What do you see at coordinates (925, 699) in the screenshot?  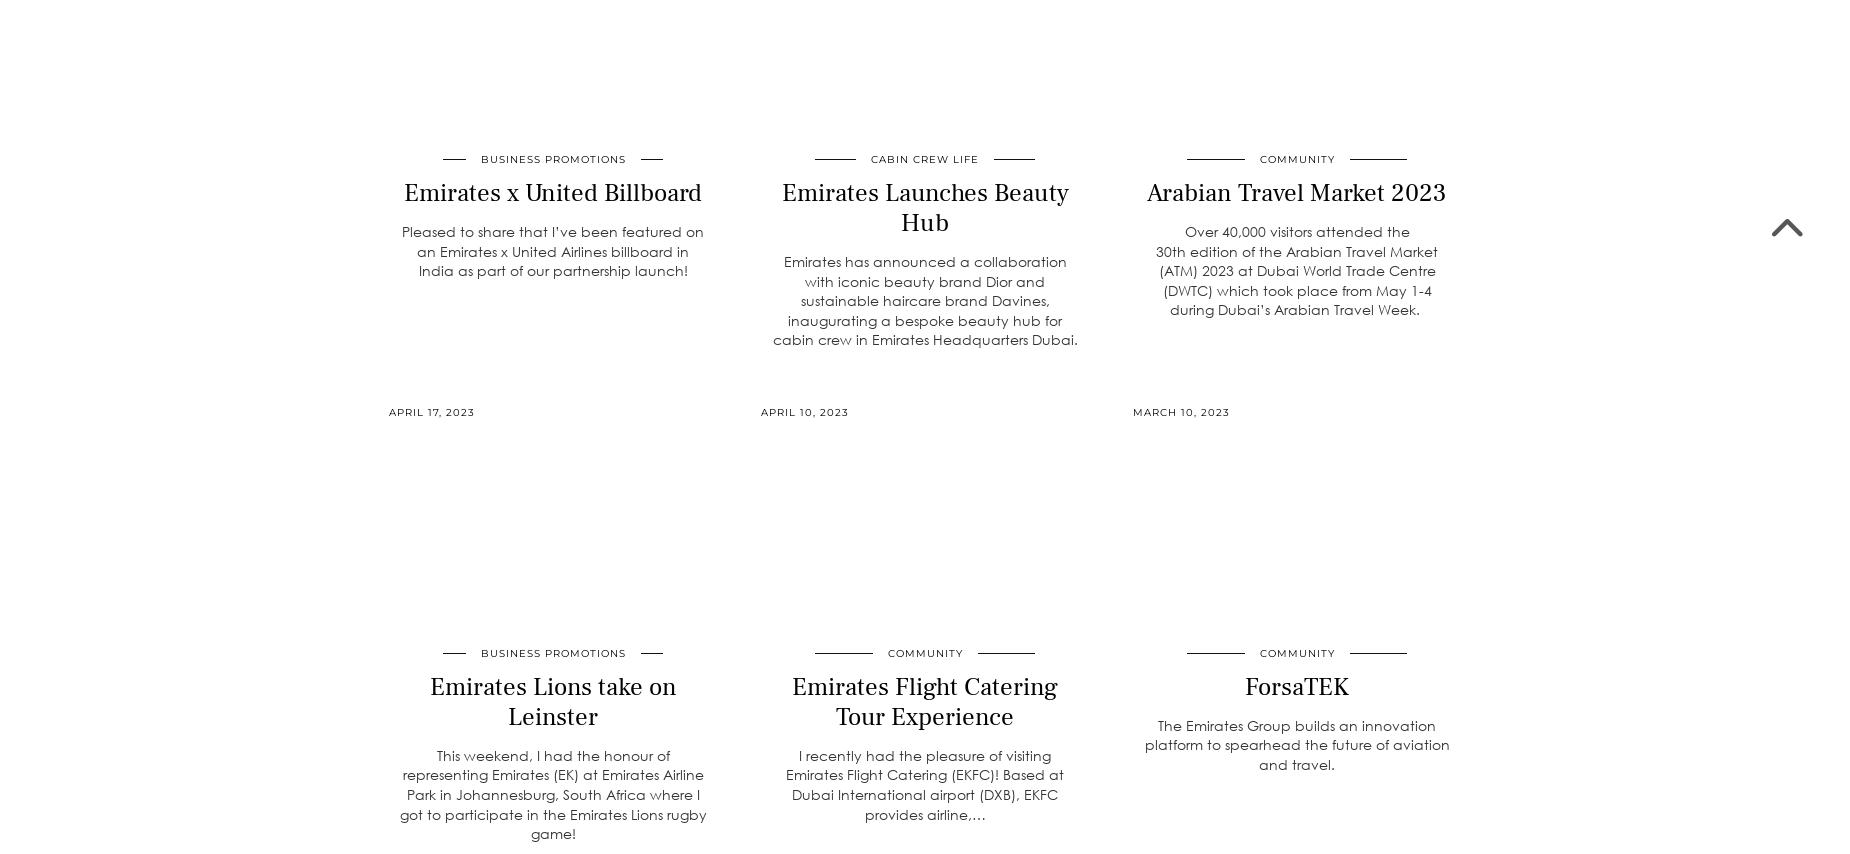 I see `'Emirates Flight Catering Tour Experience'` at bounding box center [925, 699].